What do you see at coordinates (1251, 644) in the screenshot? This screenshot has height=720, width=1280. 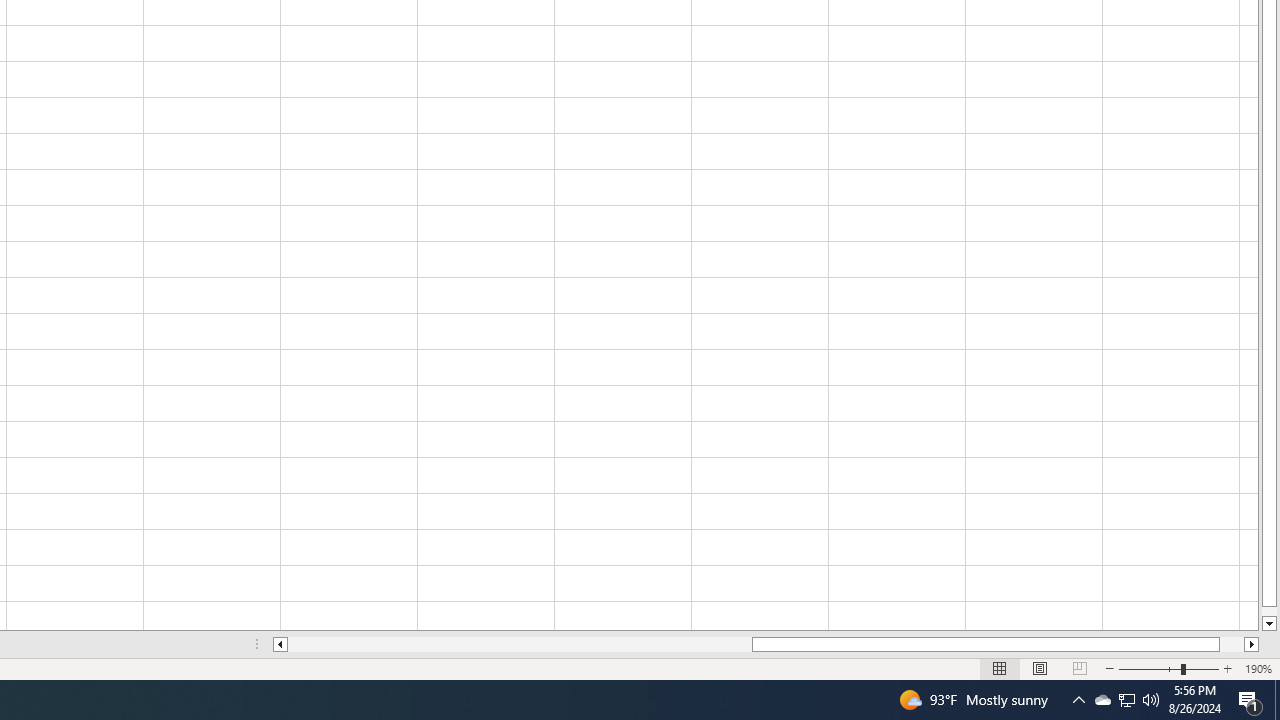 I see `'Column right'` at bounding box center [1251, 644].